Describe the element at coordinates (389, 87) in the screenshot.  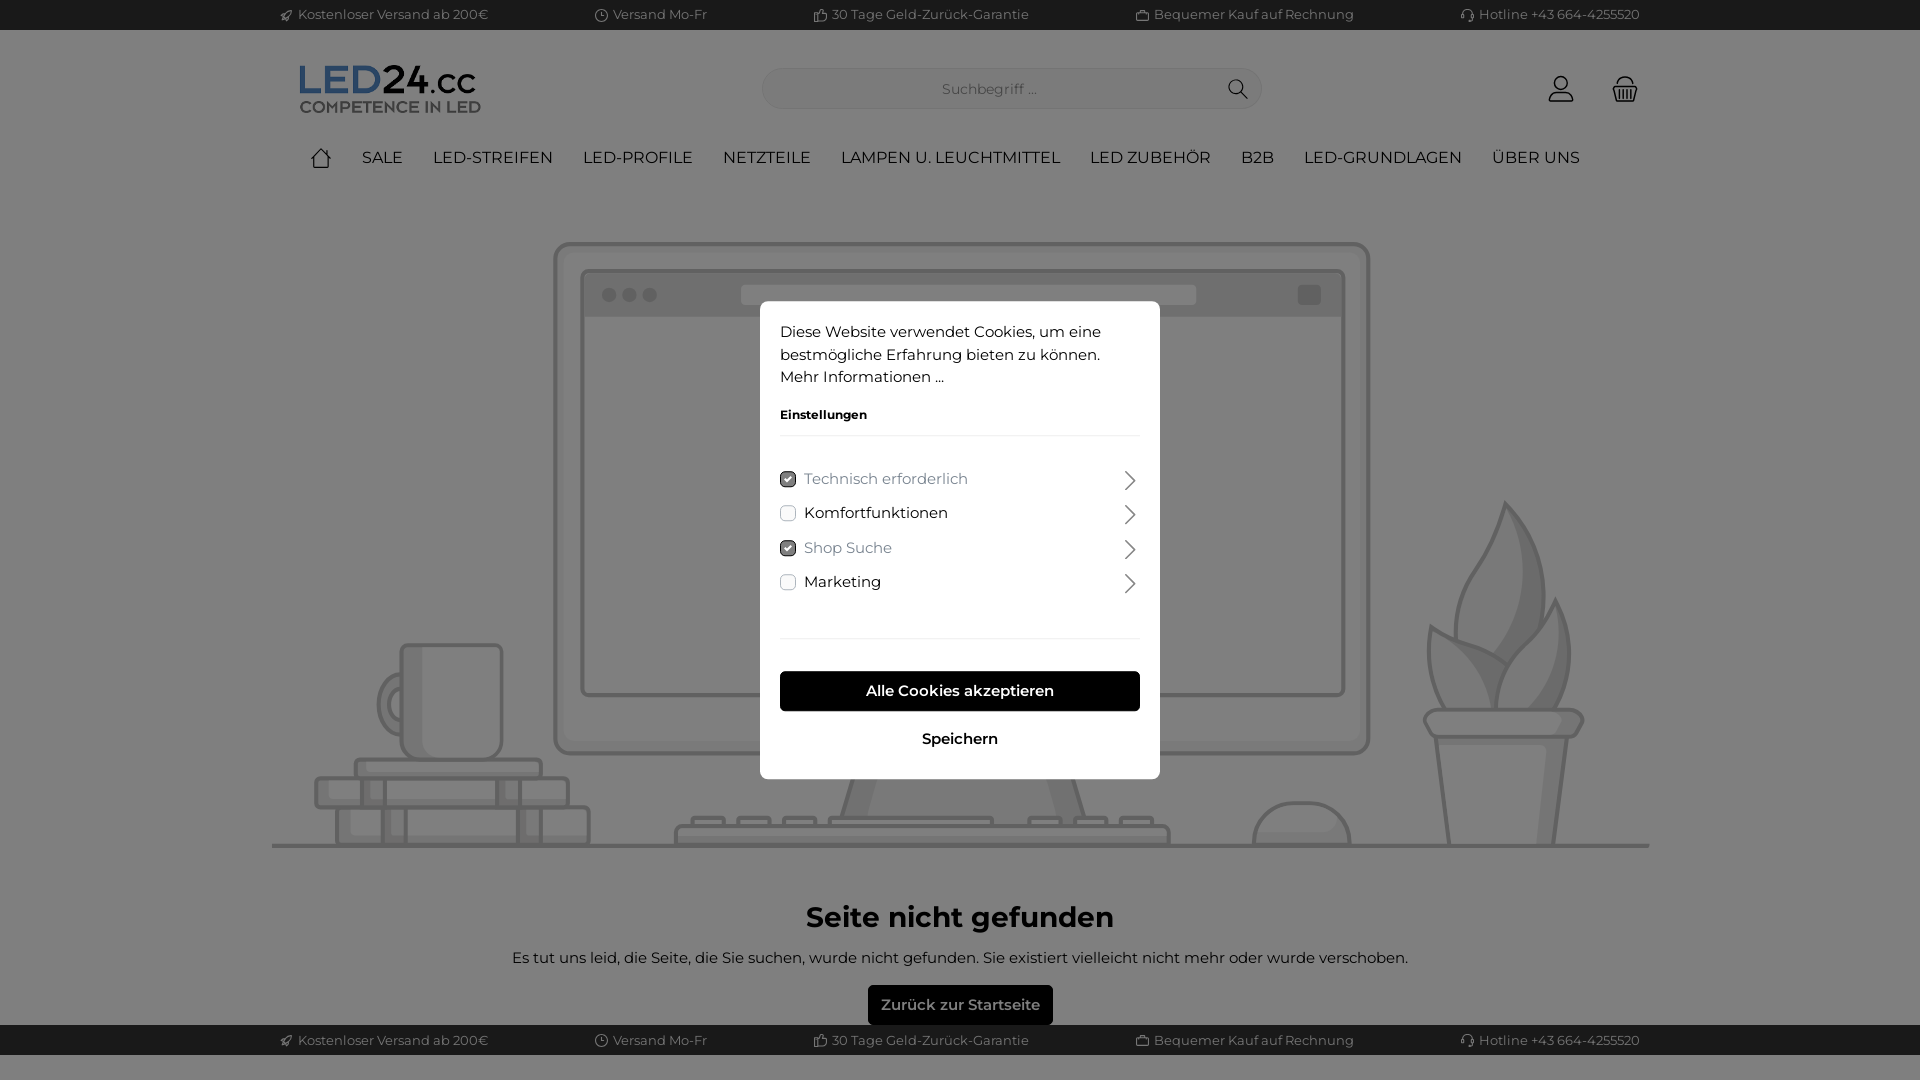
I see `'Zur Startseite wechseln'` at that location.